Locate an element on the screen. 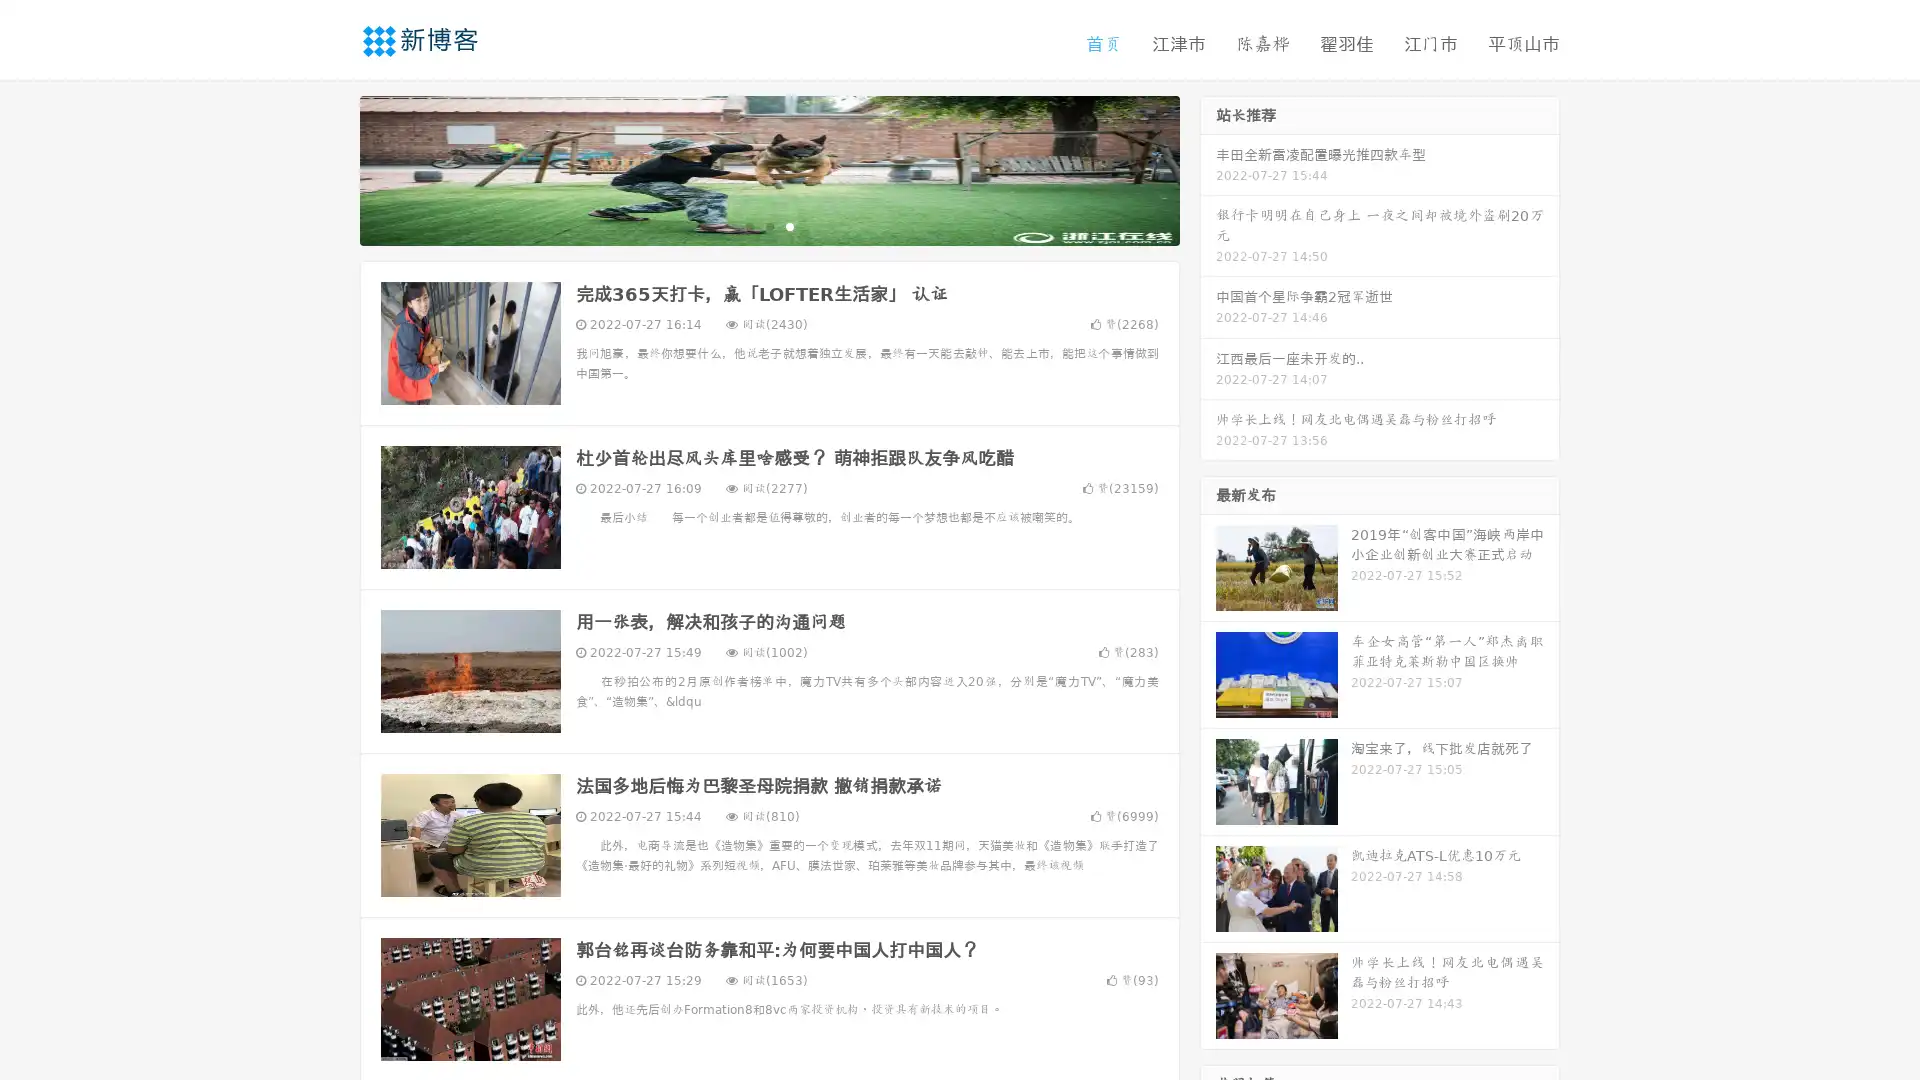 The width and height of the screenshot is (1920, 1080). Go to slide 1 is located at coordinates (748, 225).